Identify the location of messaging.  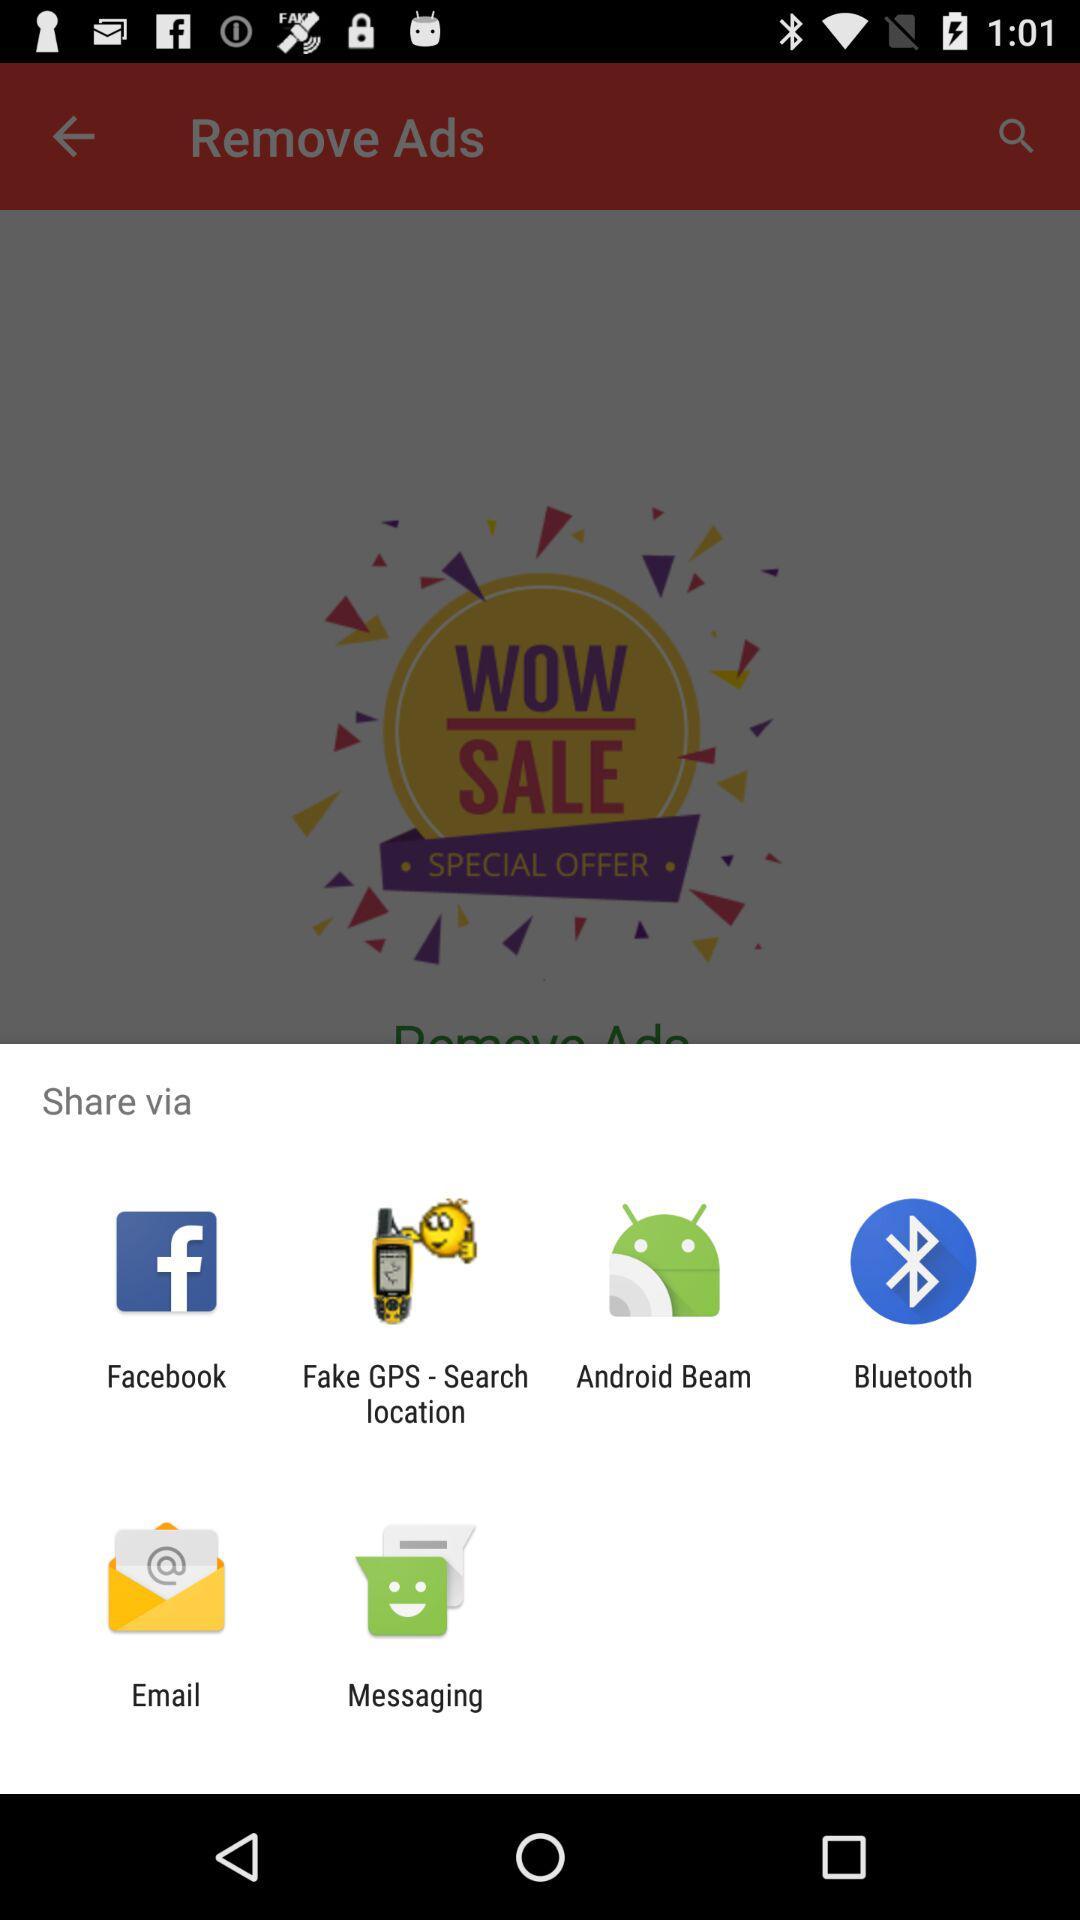
(414, 1711).